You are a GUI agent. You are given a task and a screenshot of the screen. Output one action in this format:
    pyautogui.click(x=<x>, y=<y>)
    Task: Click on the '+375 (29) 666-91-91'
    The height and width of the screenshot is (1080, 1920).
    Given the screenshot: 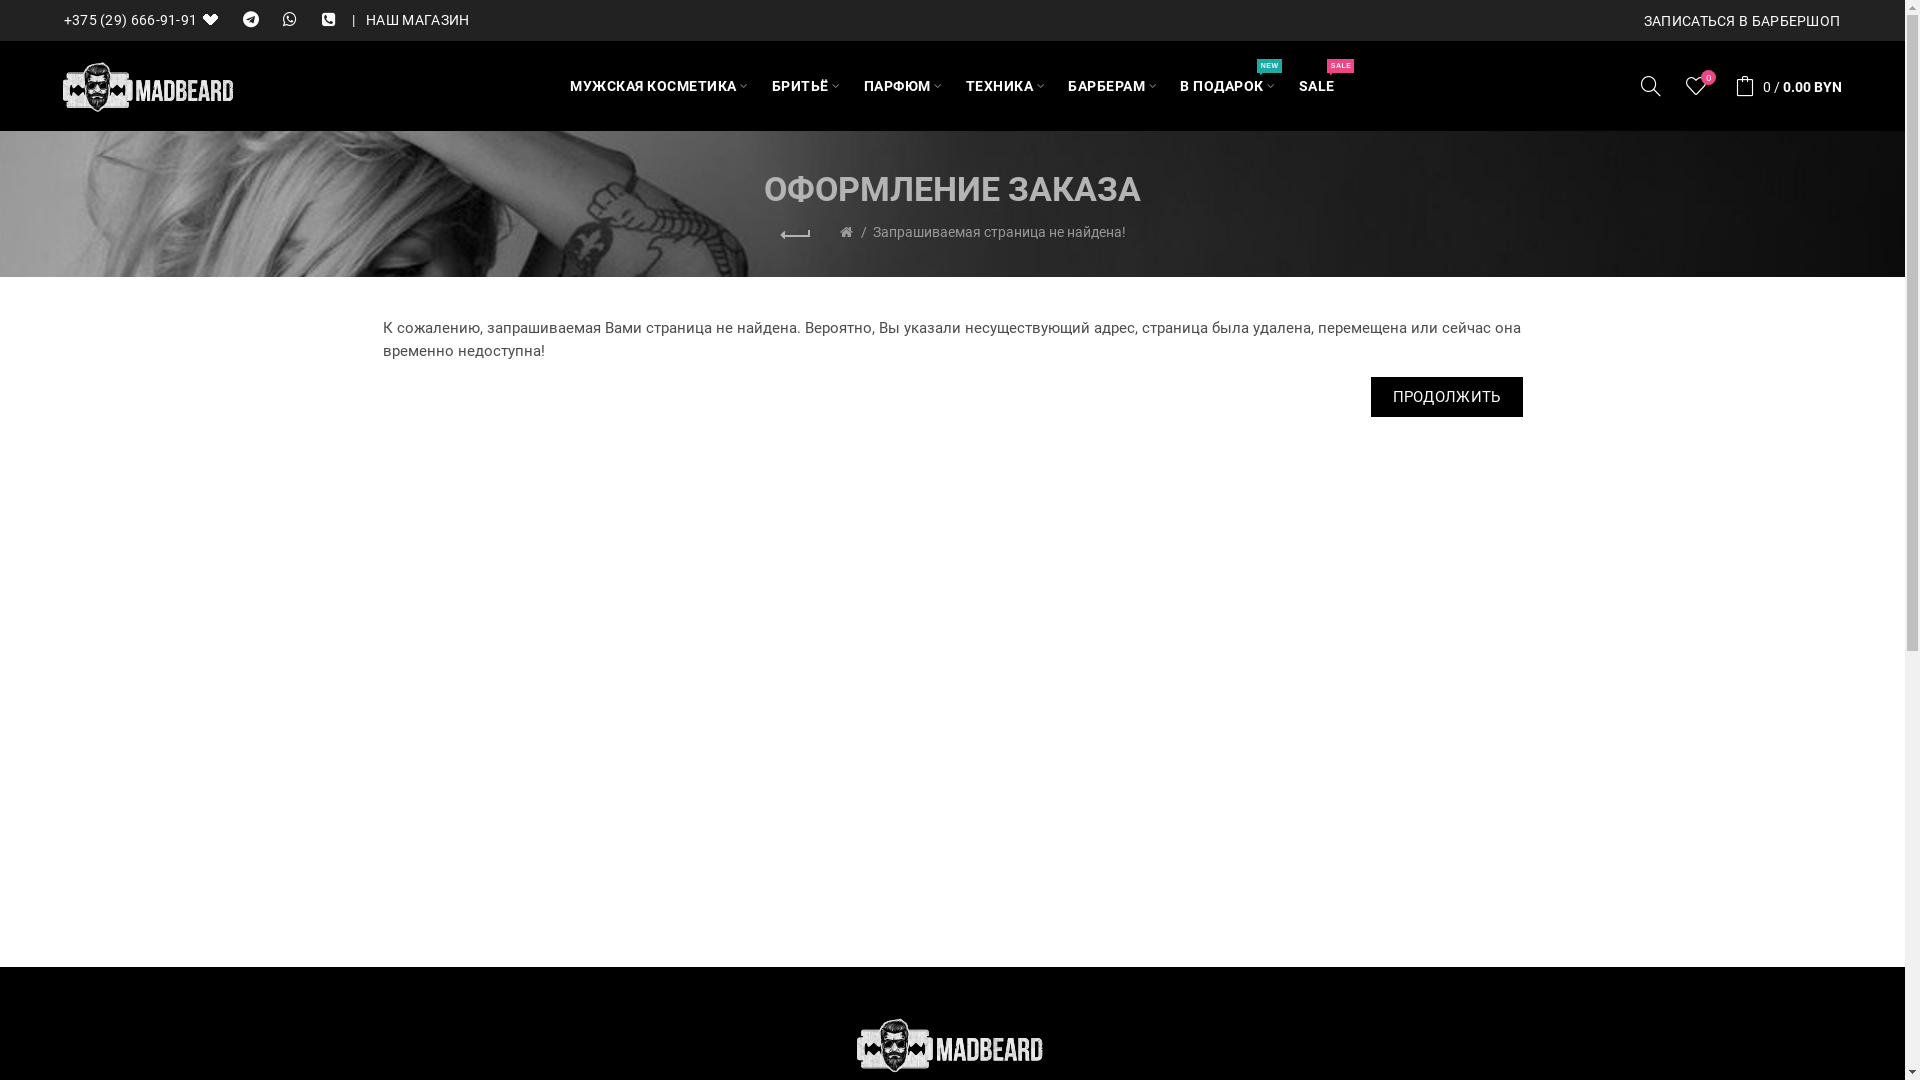 What is the action you would take?
    pyautogui.click(x=146, y=20)
    